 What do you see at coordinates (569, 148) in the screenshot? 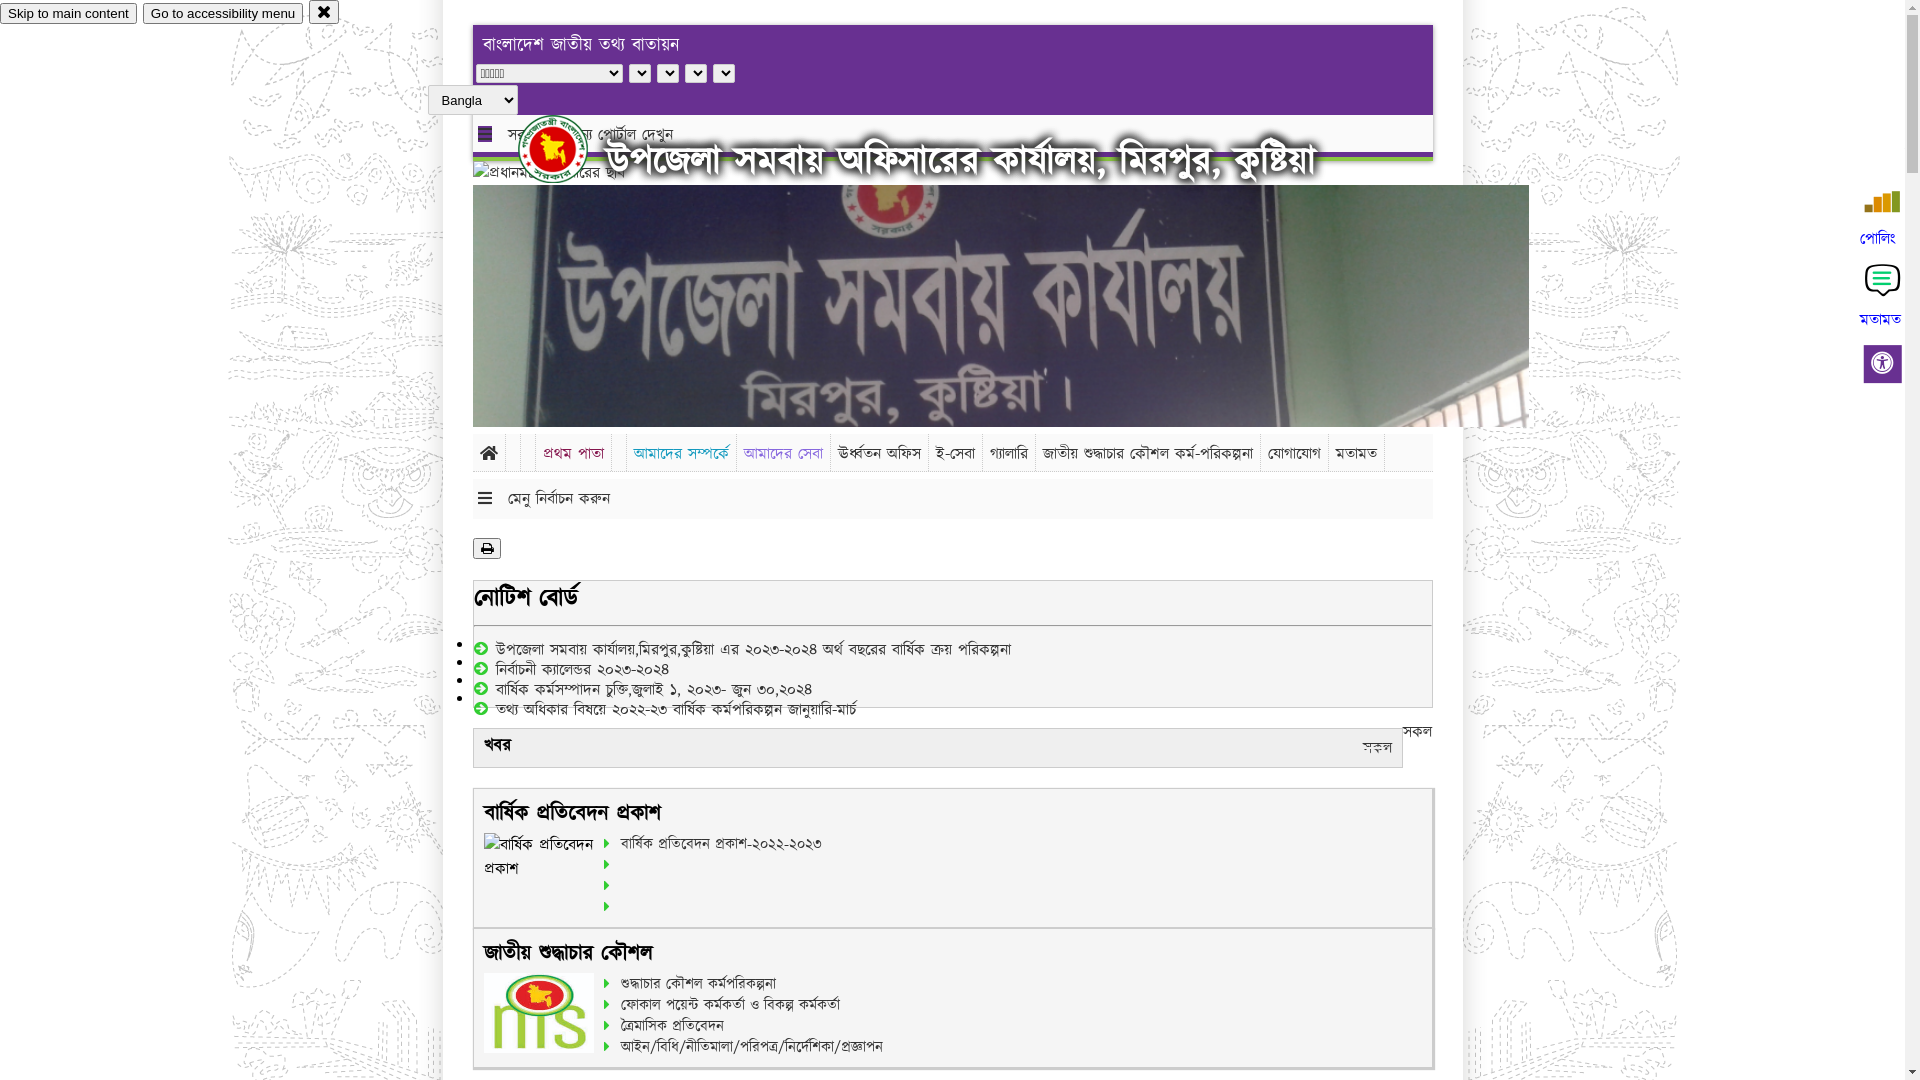
I see `'` at bounding box center [569, 148].